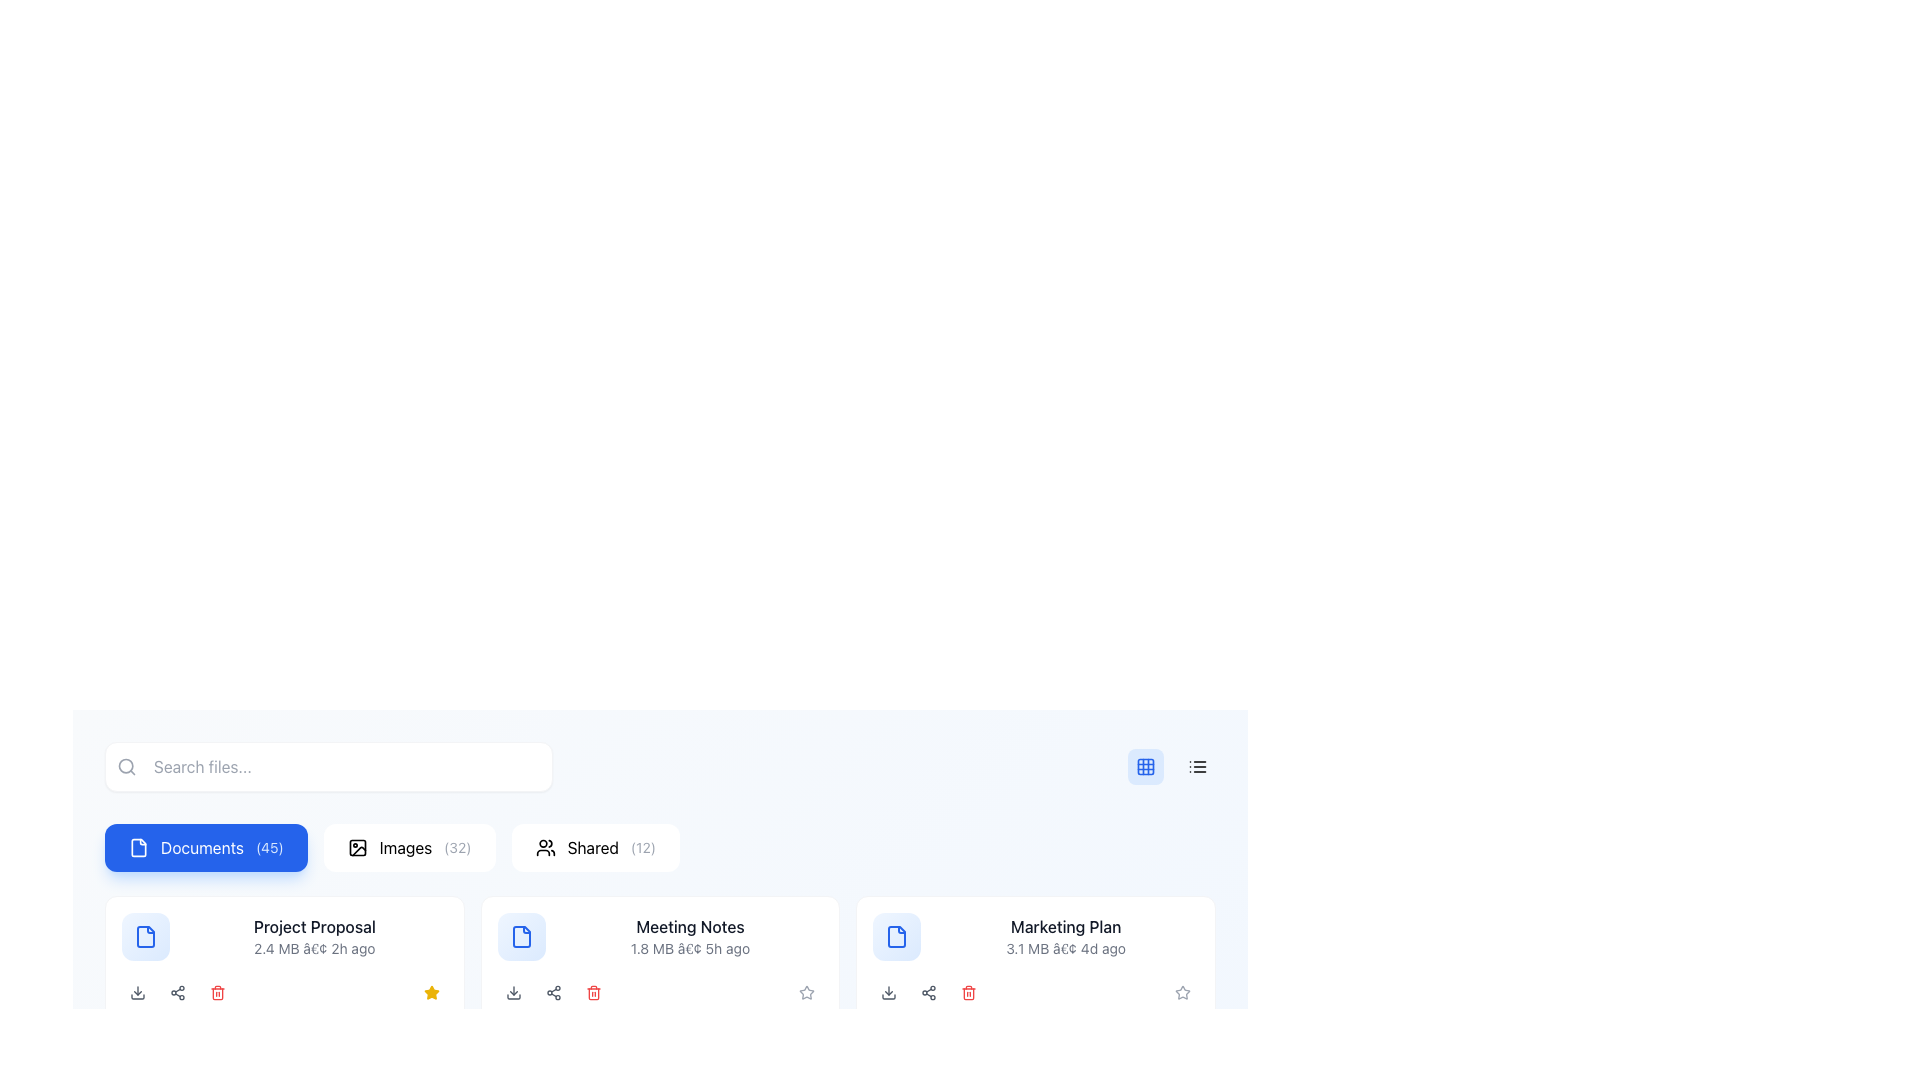  What do you see at coordinates (357, 848) in the screenshot?
I see `the minimalistic icon representing an image, located within the 'Images (32)' navigation bar` at bounding box center [357, 848].